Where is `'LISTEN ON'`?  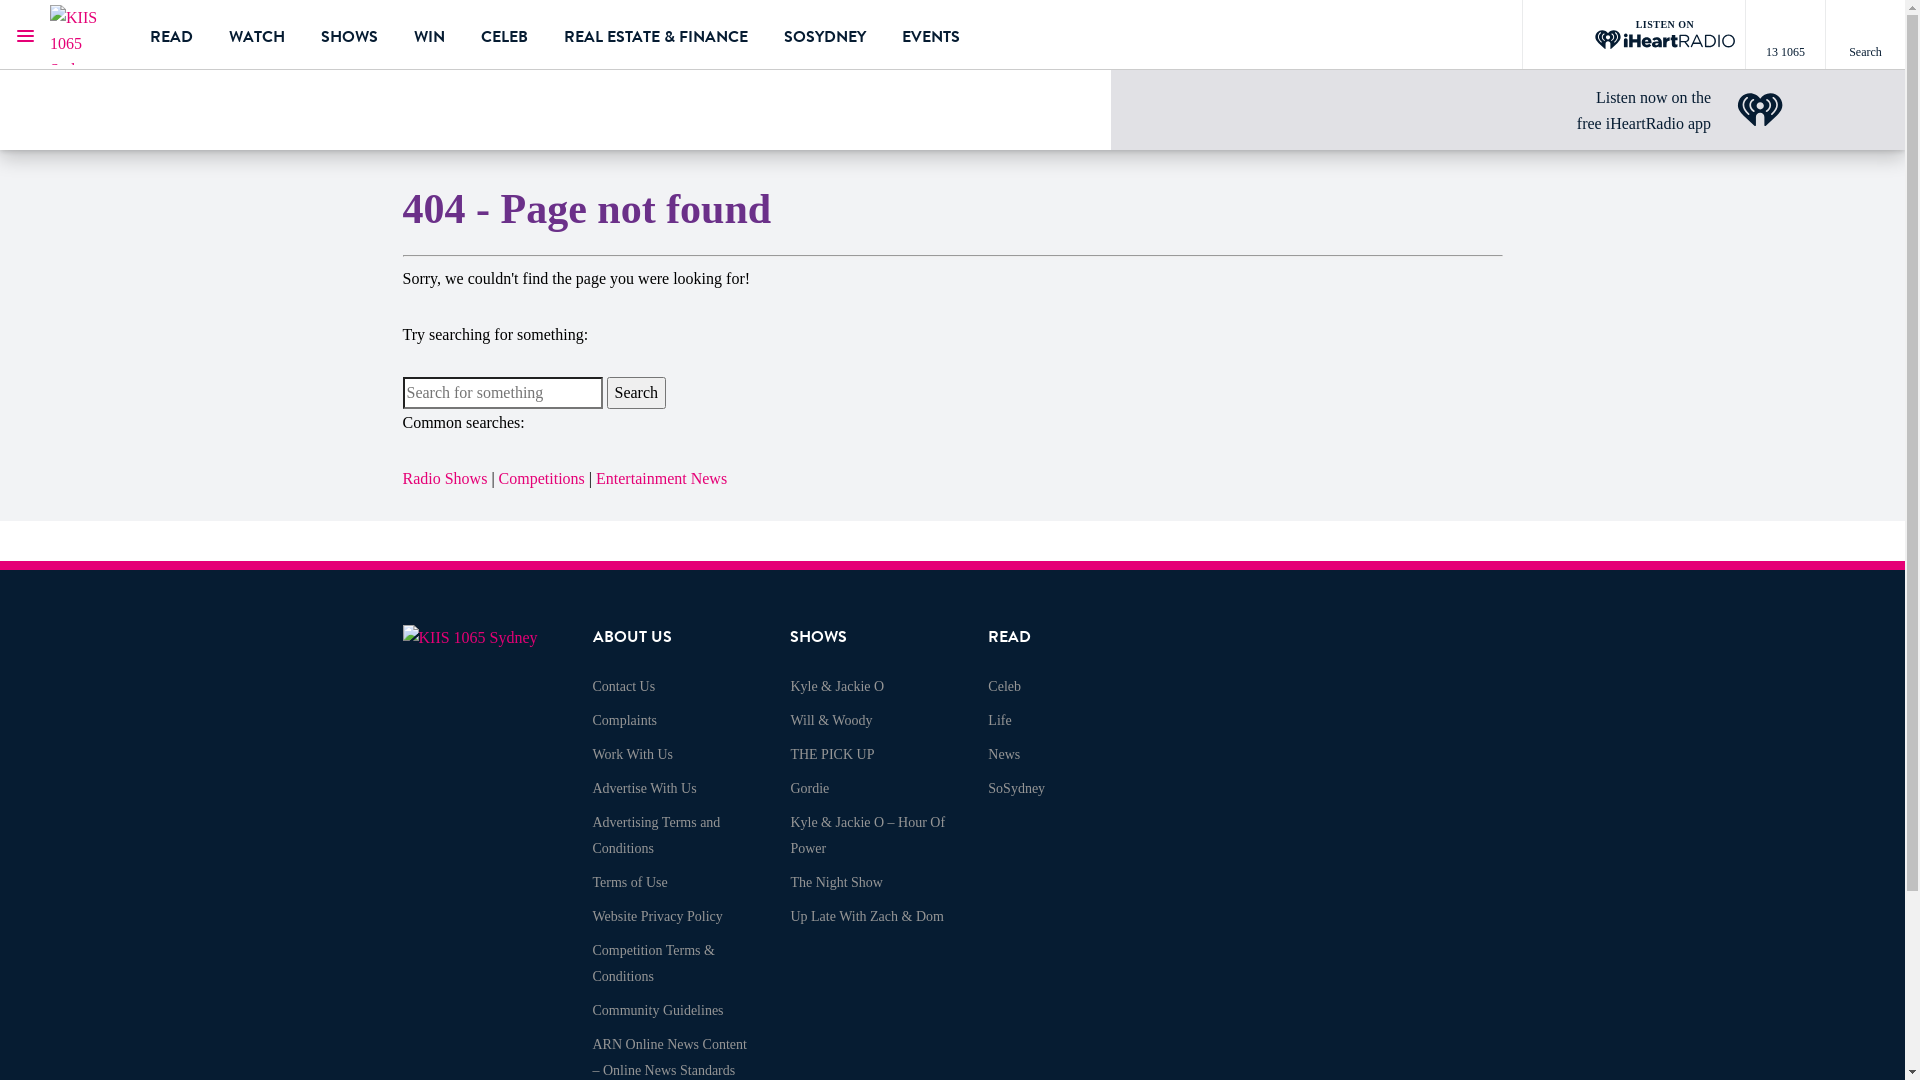
'LISTEN ON' is located at coordinates (1633, 34).